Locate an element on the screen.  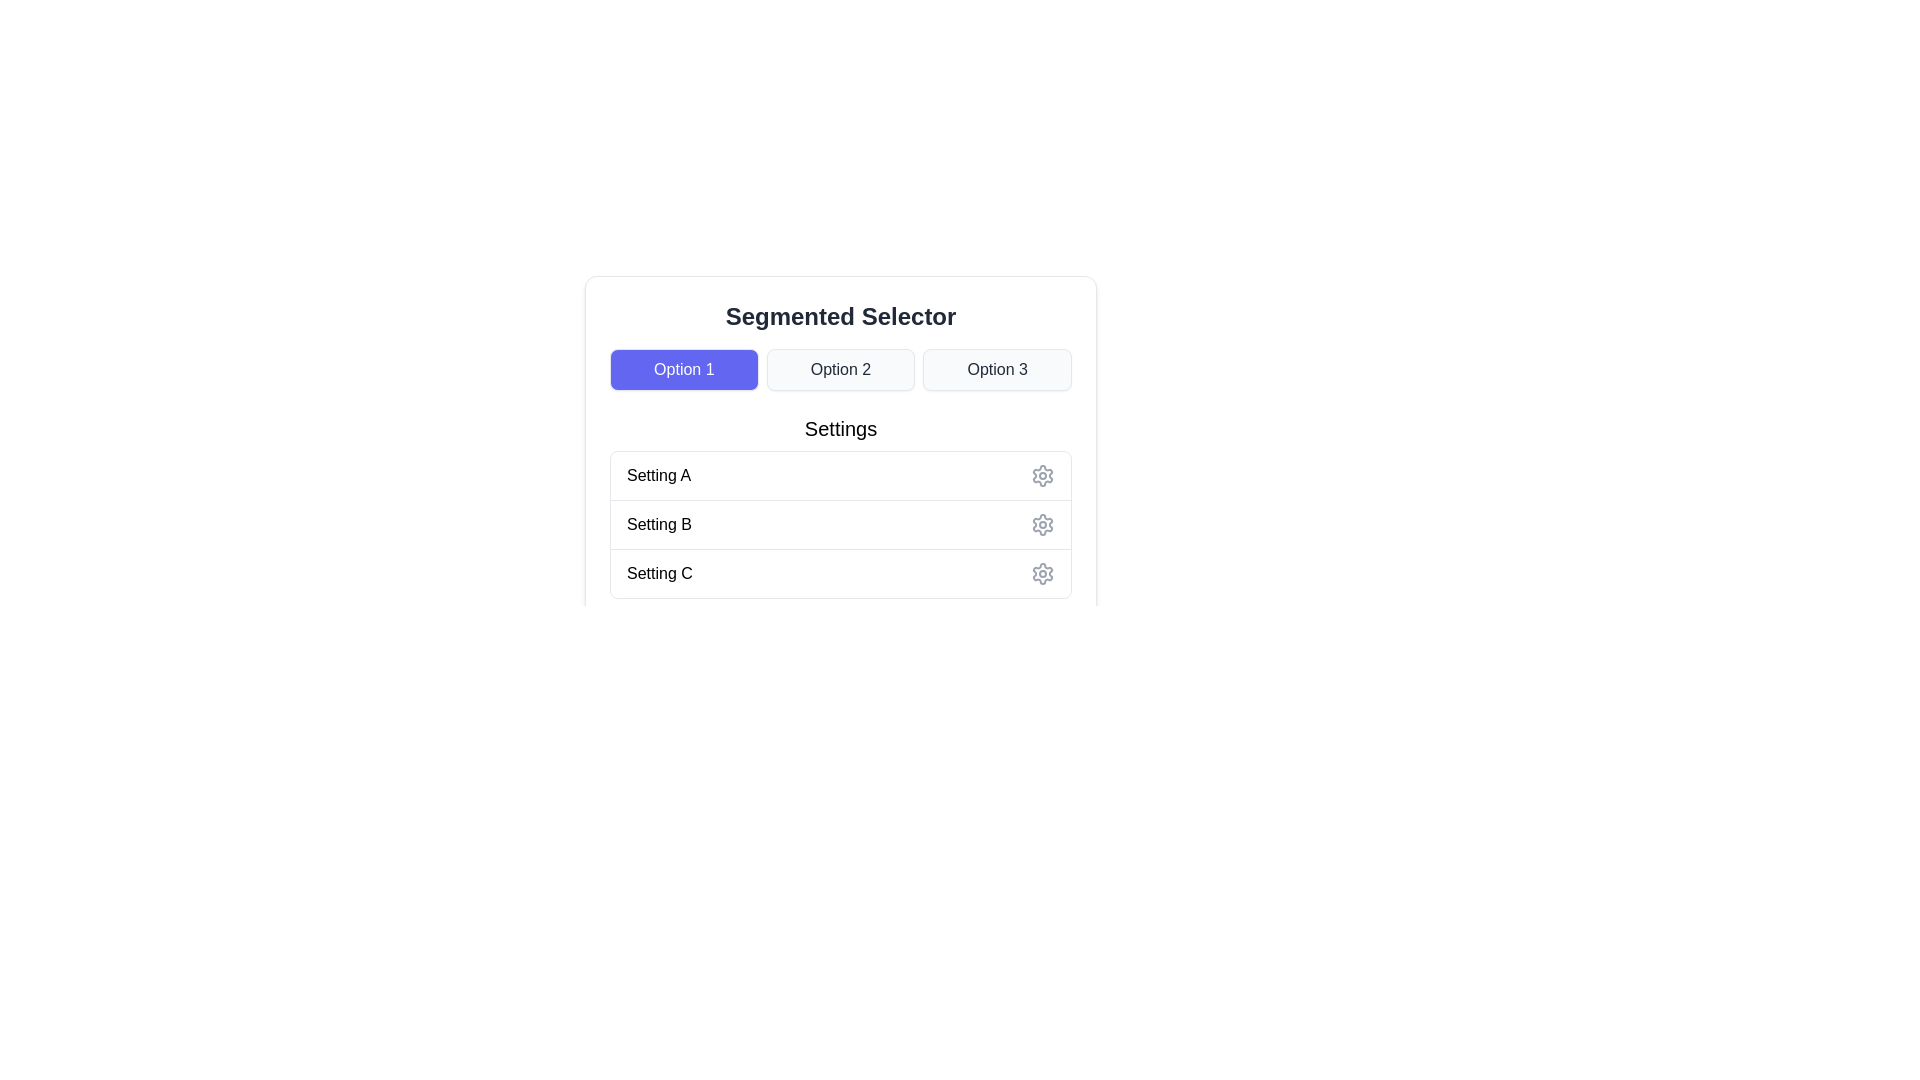
the first selectable list item labeled 'Setting A' is located at coordinates (840, 475).